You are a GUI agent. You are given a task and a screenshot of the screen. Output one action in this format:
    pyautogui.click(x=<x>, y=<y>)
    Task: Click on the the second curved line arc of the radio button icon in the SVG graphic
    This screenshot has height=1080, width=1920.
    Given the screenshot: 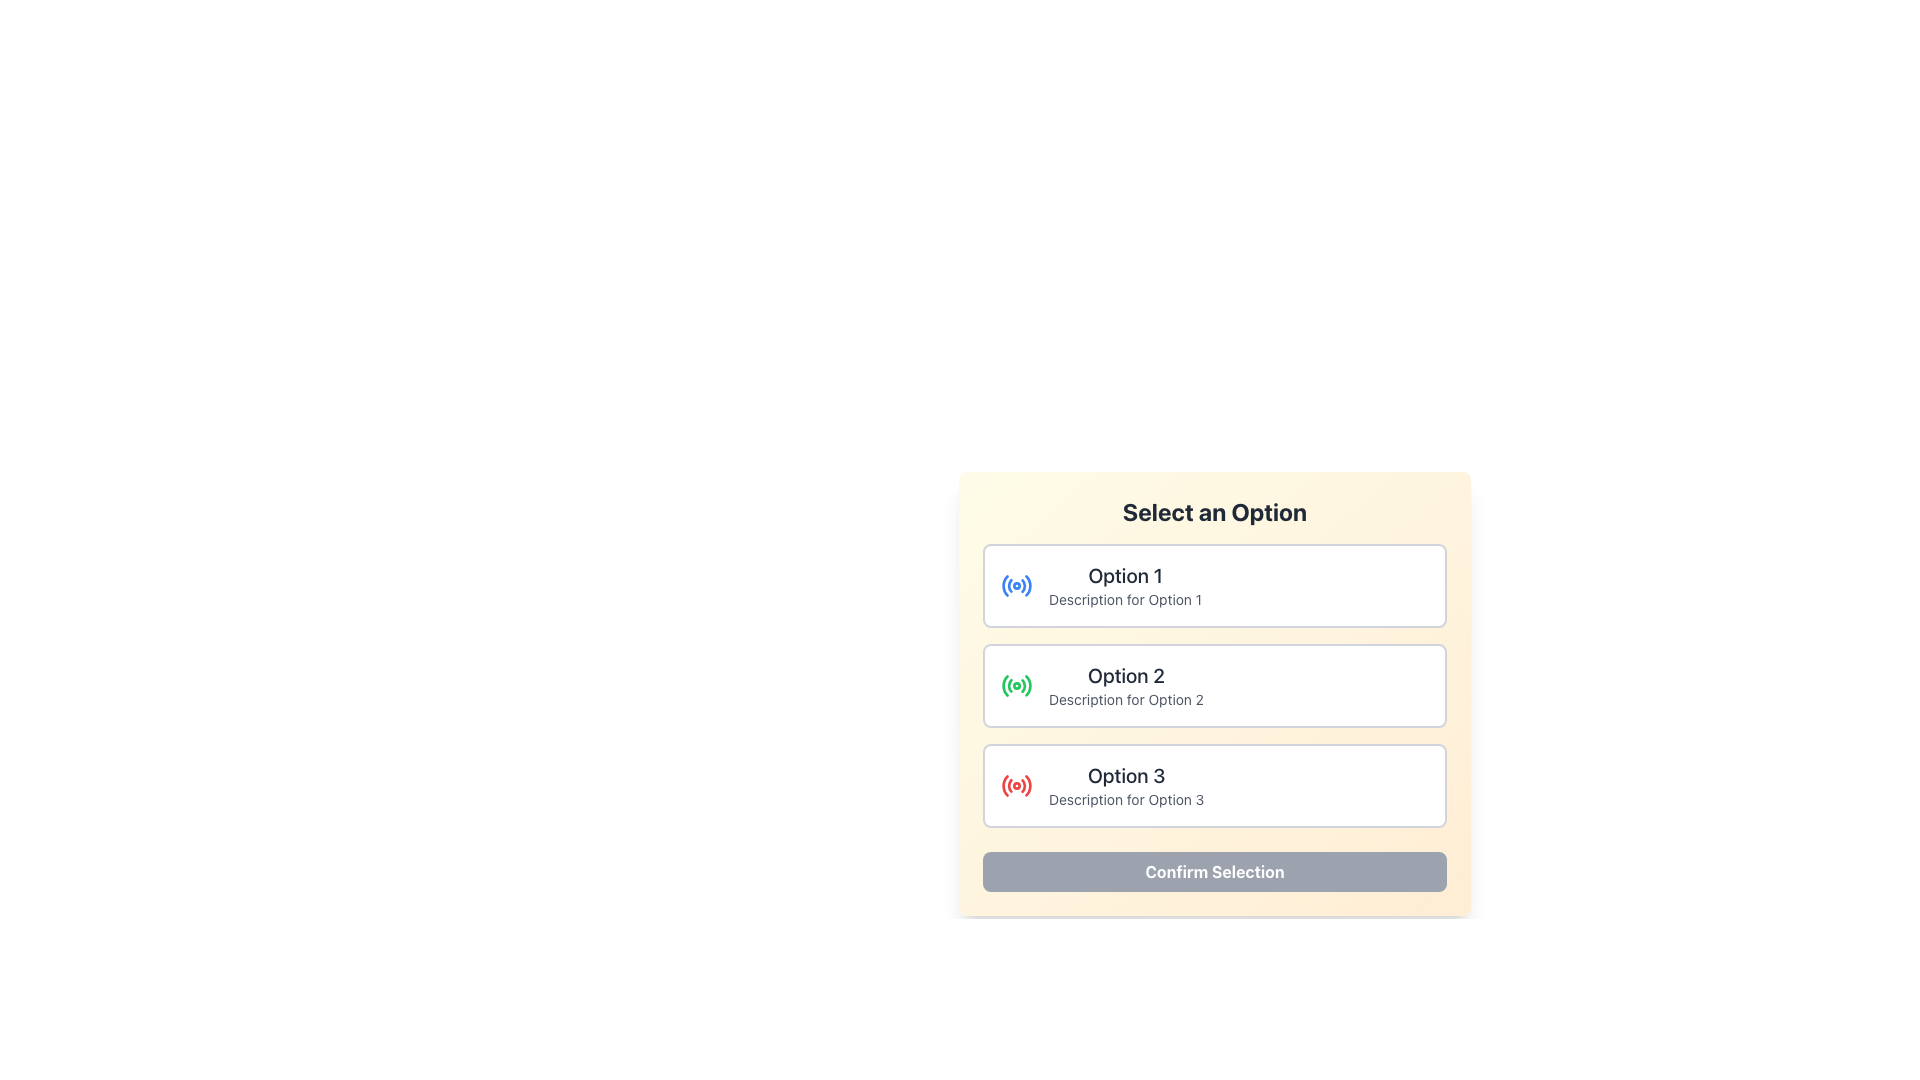 What is the action you would take?
    pyautogui.click(x=1010, y=585)
    